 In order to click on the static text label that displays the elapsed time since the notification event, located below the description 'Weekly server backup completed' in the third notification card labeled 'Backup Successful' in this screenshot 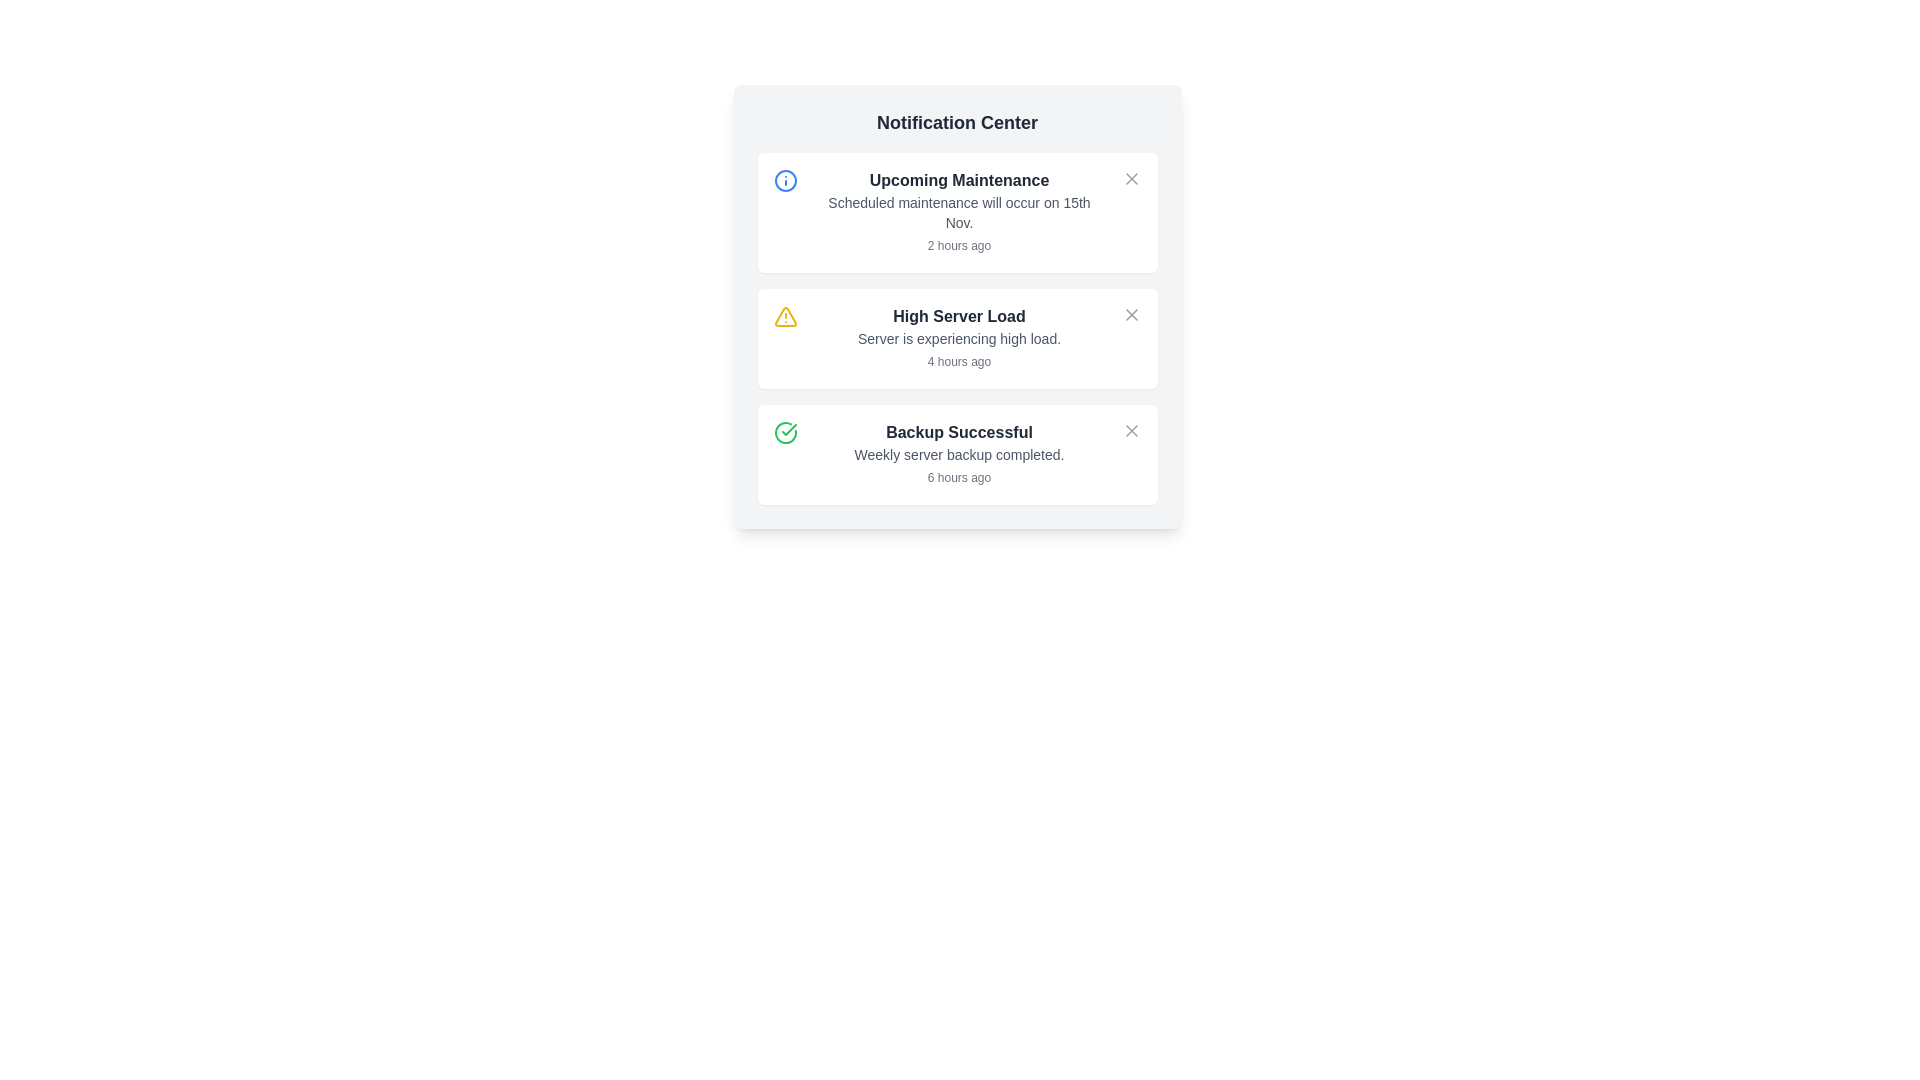, I will do `click(958, 478)`.